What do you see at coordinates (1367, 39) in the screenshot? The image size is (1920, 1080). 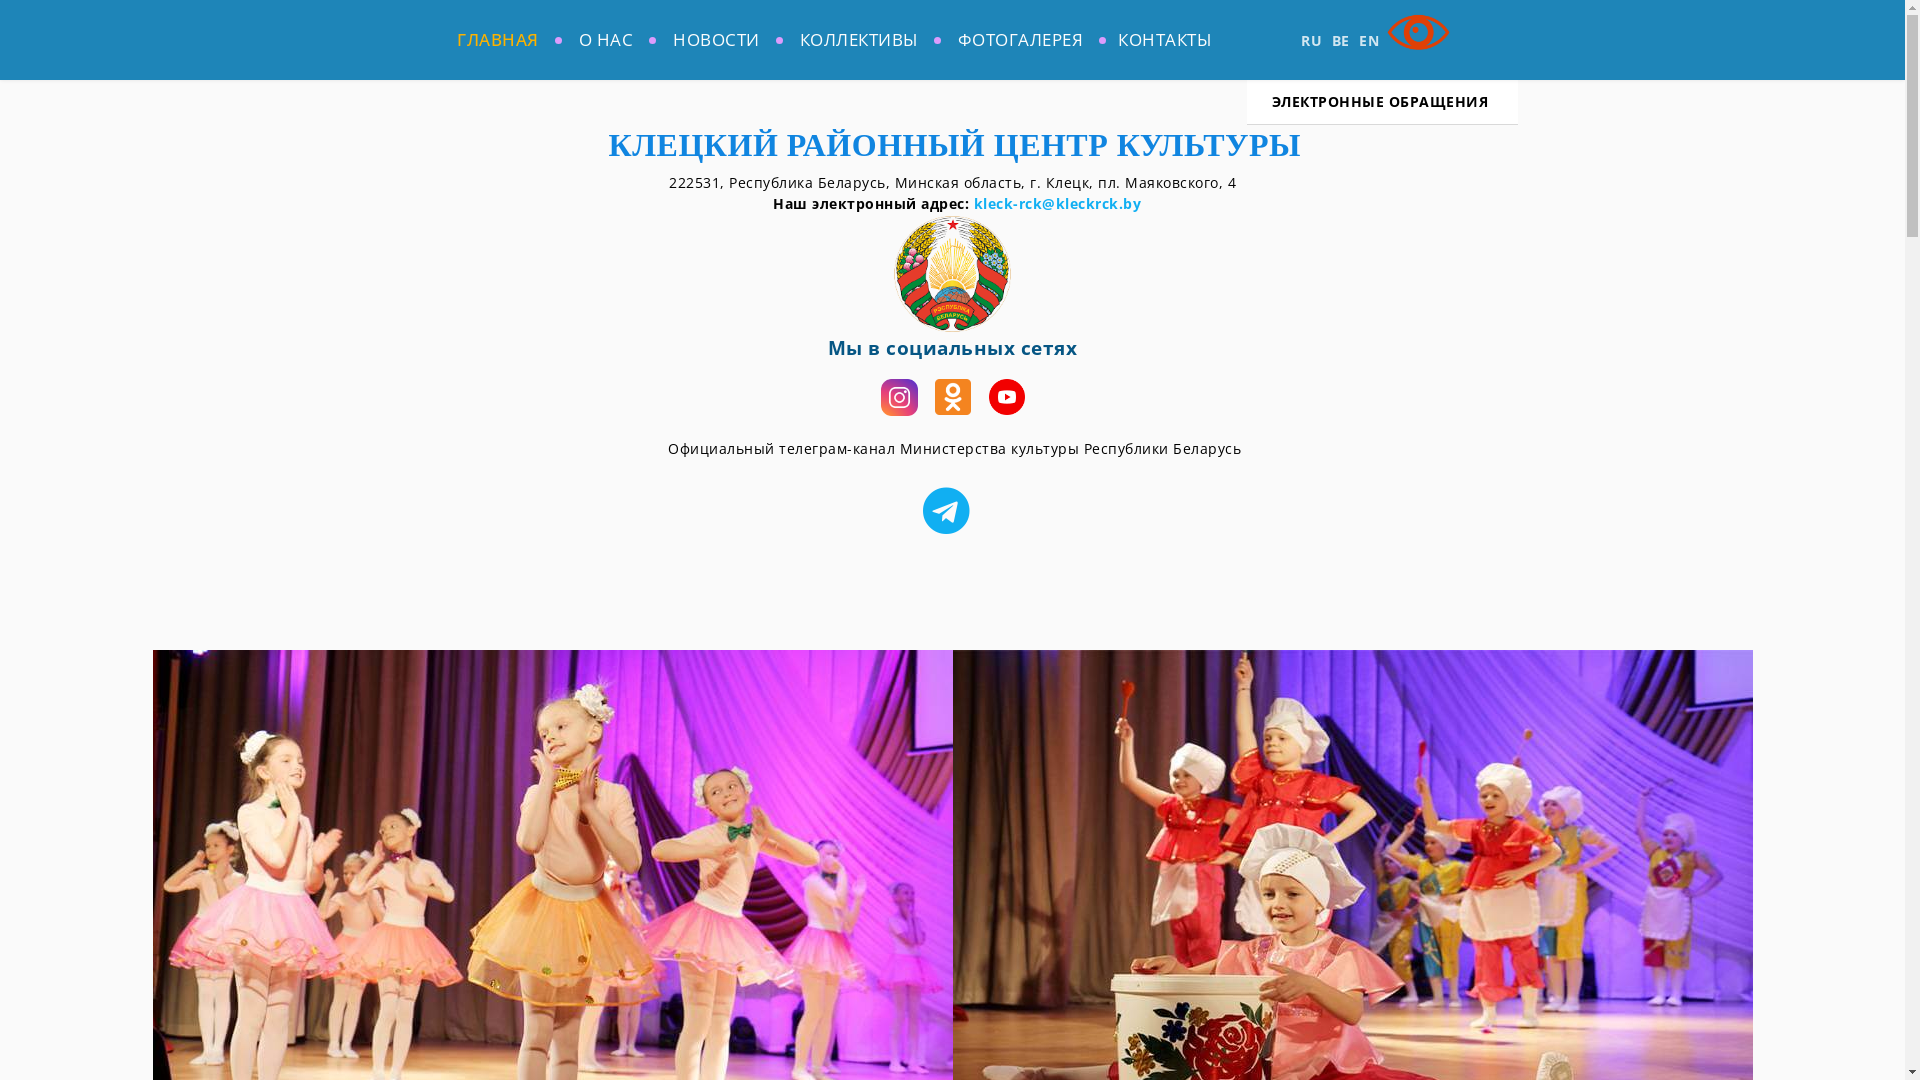 I see `'EN'` at bounding box center [1367, 39].